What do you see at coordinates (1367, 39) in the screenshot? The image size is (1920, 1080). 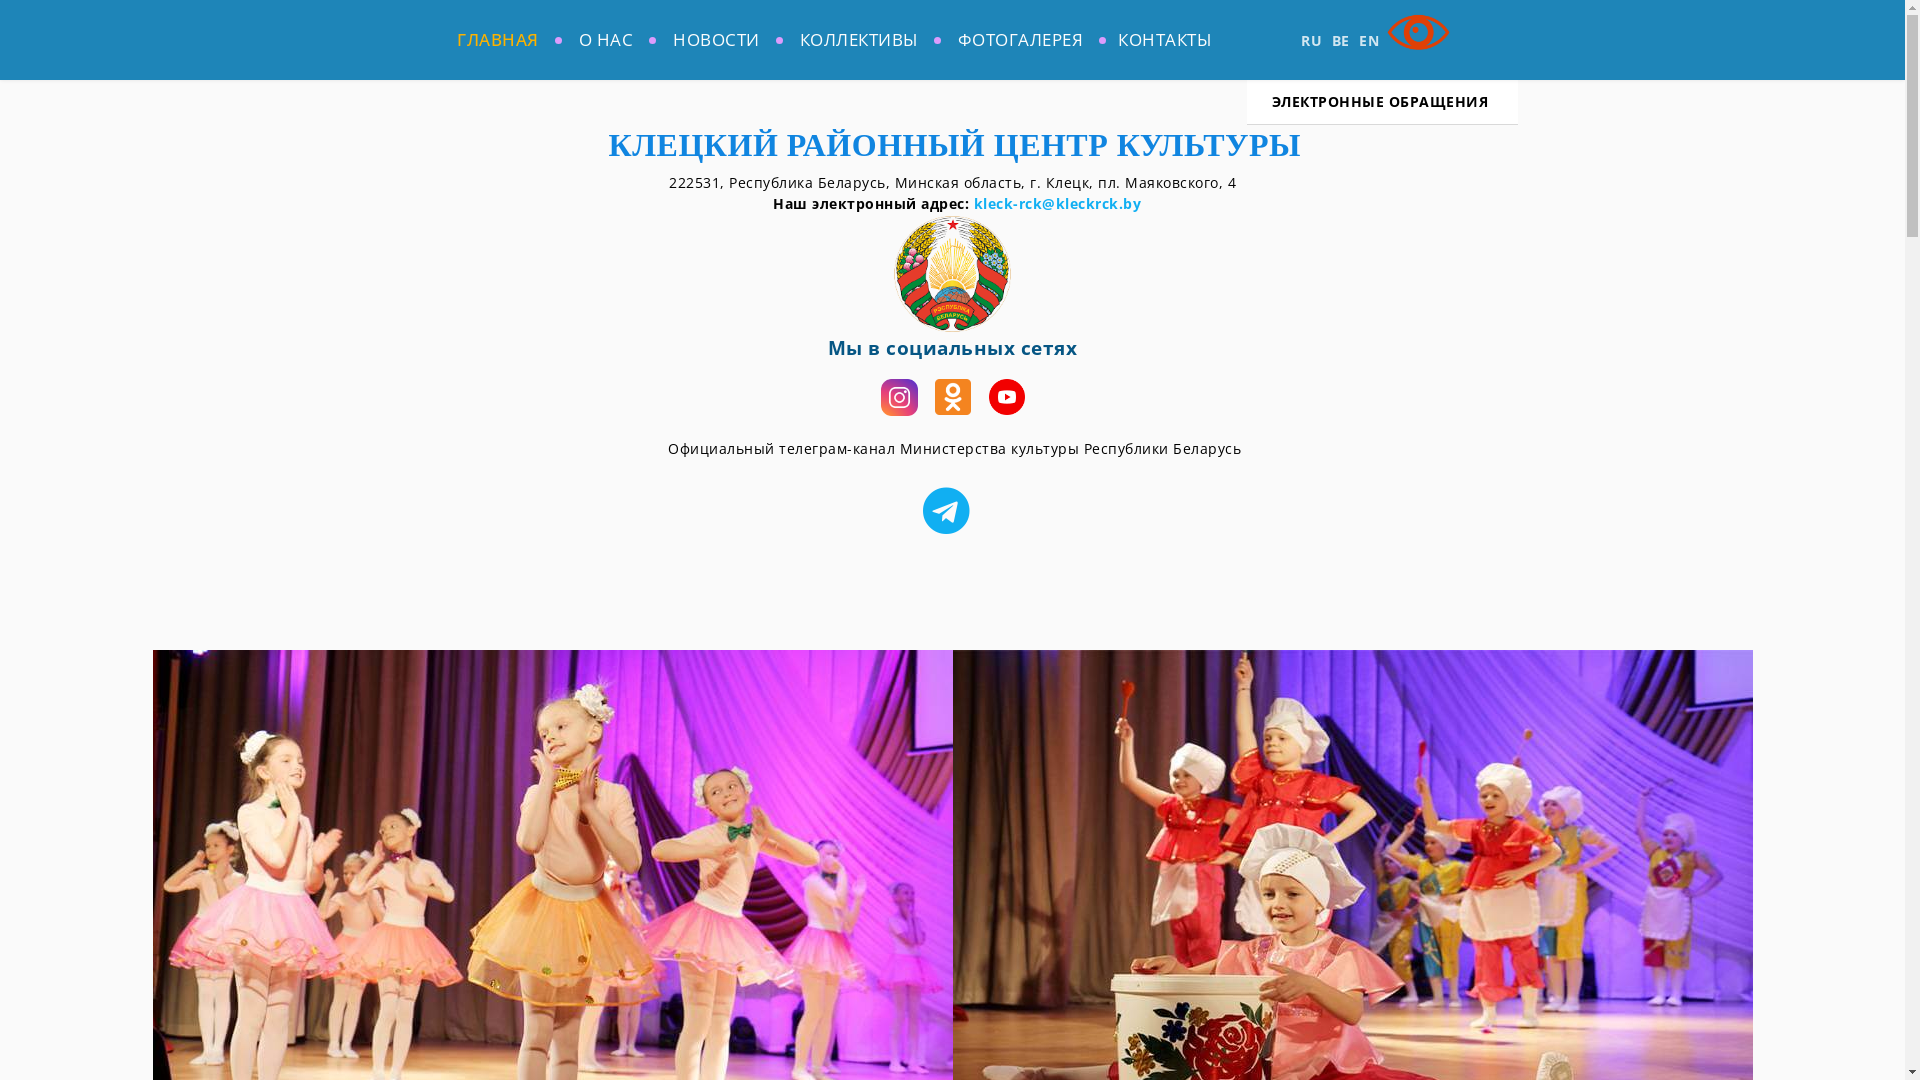 I see `'EN'` at bounding box center [1367, 39].